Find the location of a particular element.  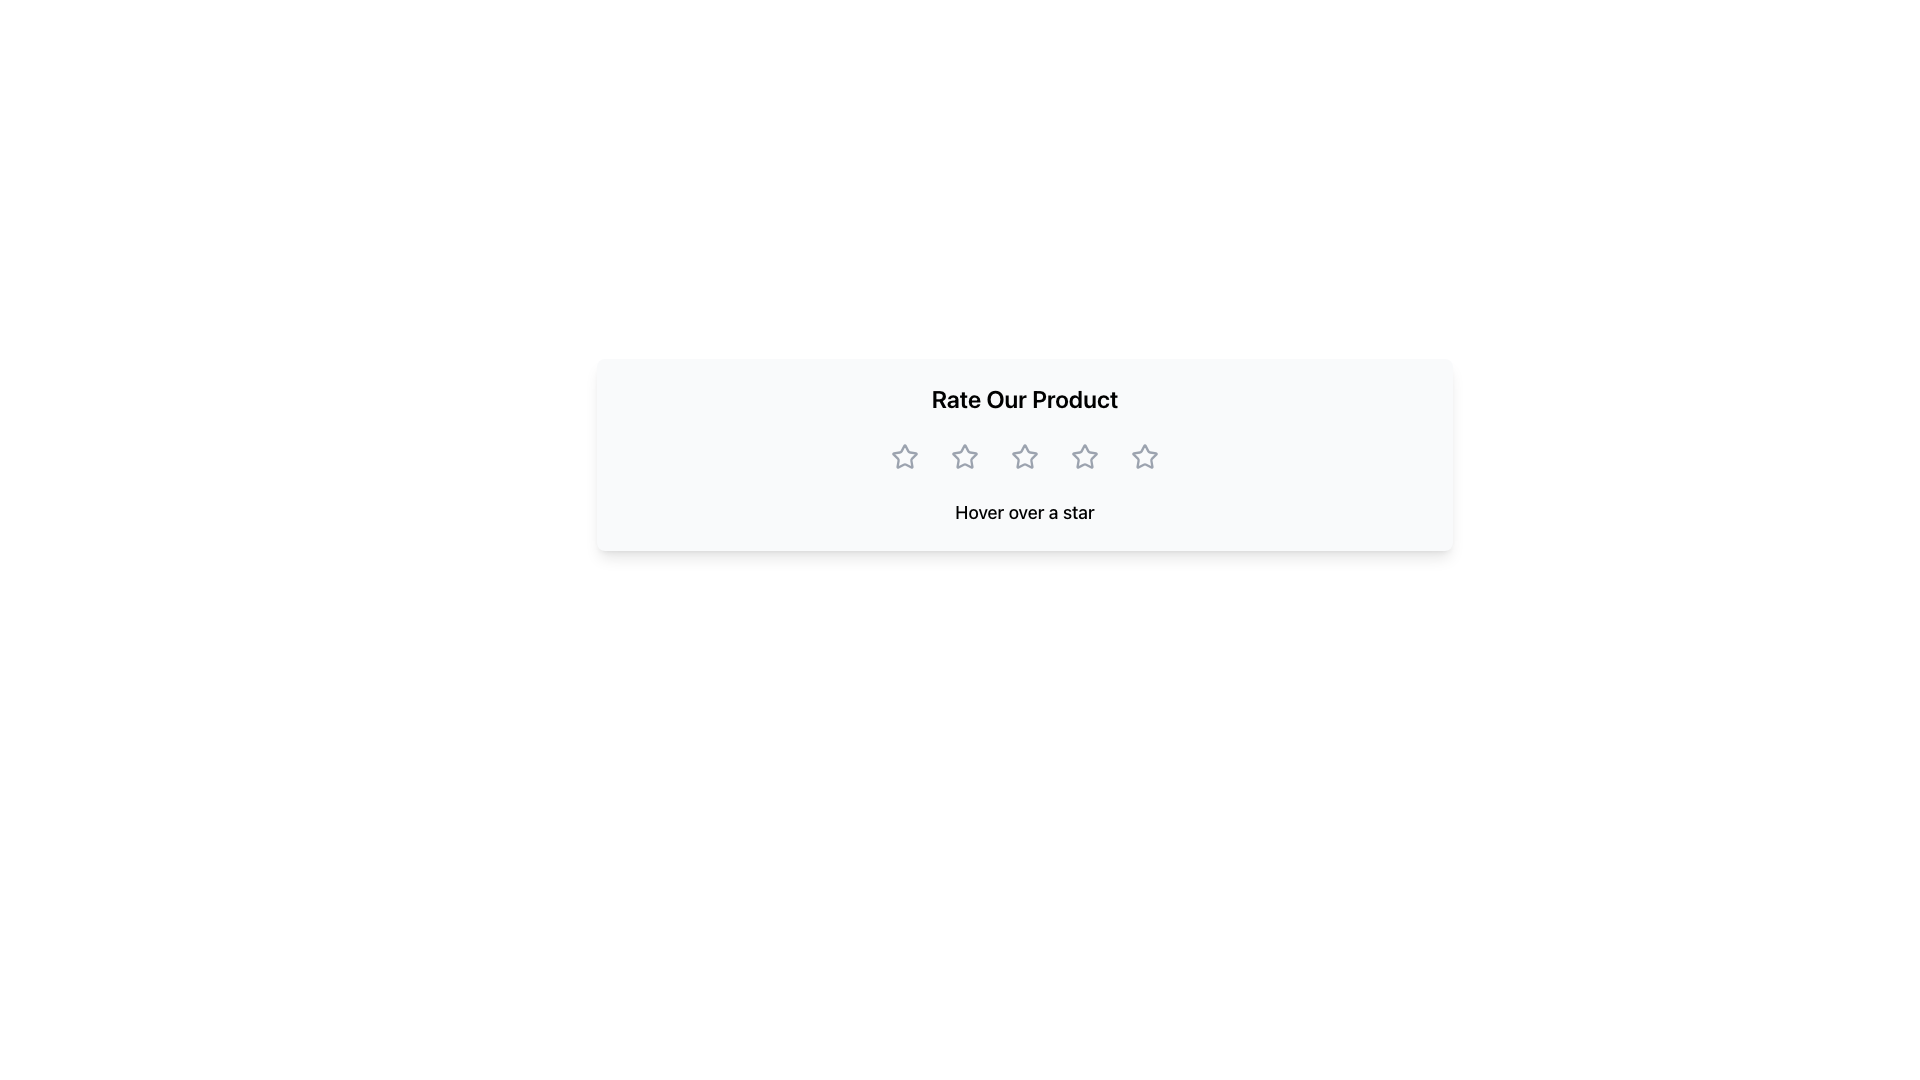

the fourth gray star icon in the interactive star rating section located under the 'Rate Our Product' heading to rate it is located at coordinates (1083, 456).